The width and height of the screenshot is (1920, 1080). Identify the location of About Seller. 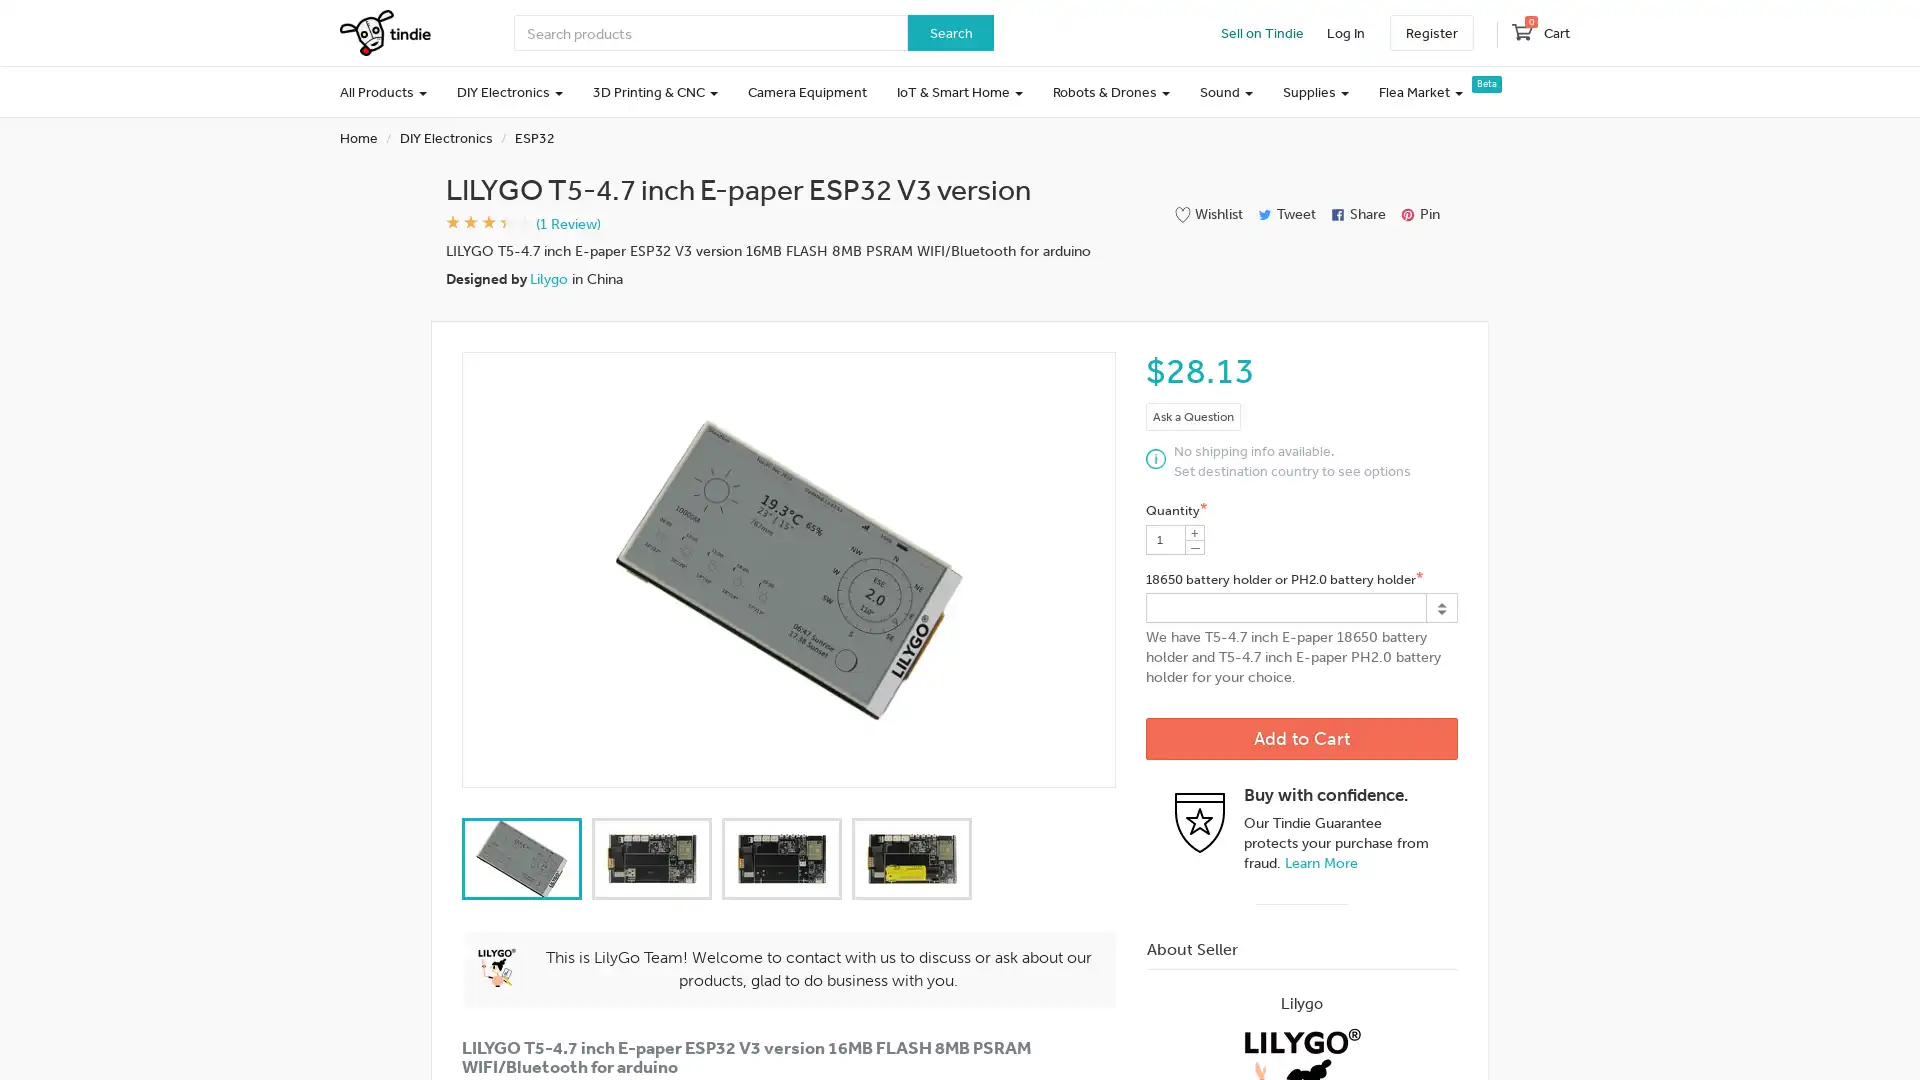
(1301, 948).